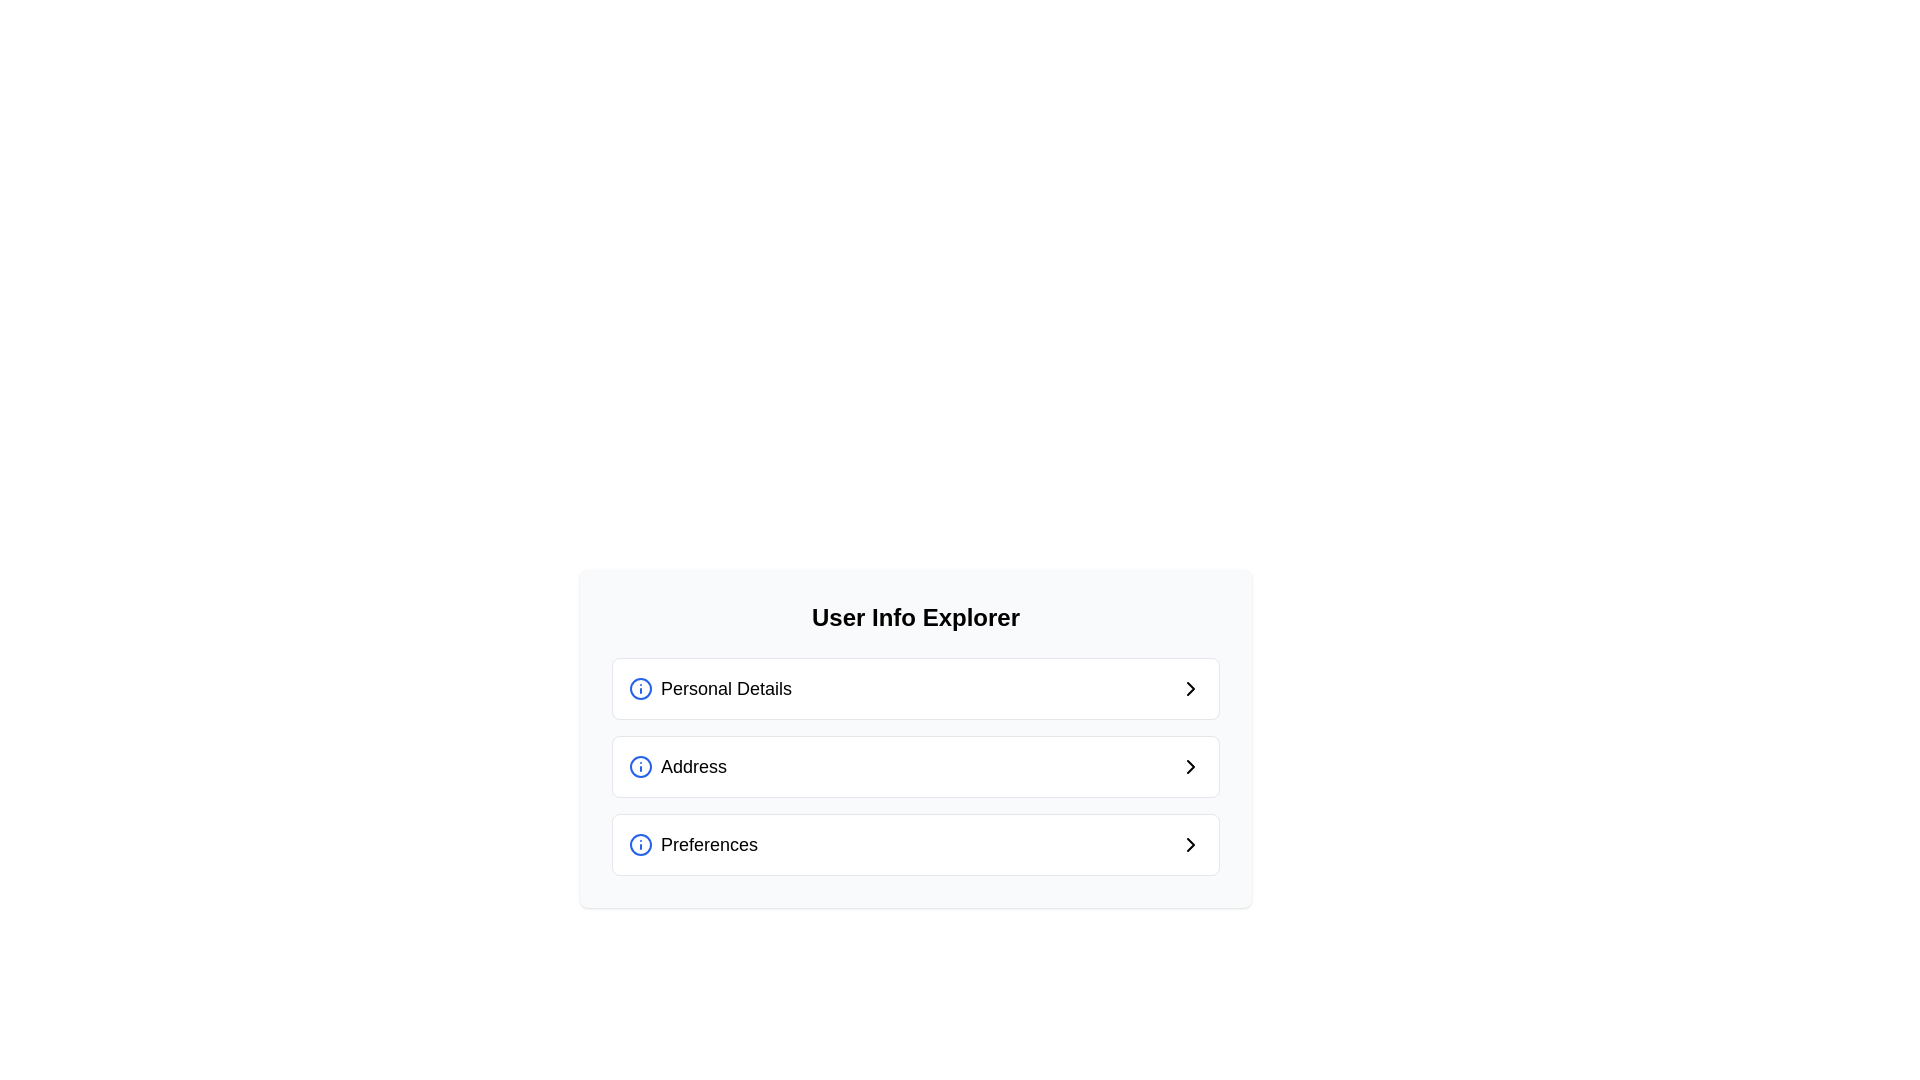 The height and width of the screenshot is (1080, 1920). Describe the element at coordinates (641, 766) in the screenshot. I see `the Icon component (circle) that serves as a visual cue for the 'Address' section, positioned to the left of the 'Address' option in the list` at that location.